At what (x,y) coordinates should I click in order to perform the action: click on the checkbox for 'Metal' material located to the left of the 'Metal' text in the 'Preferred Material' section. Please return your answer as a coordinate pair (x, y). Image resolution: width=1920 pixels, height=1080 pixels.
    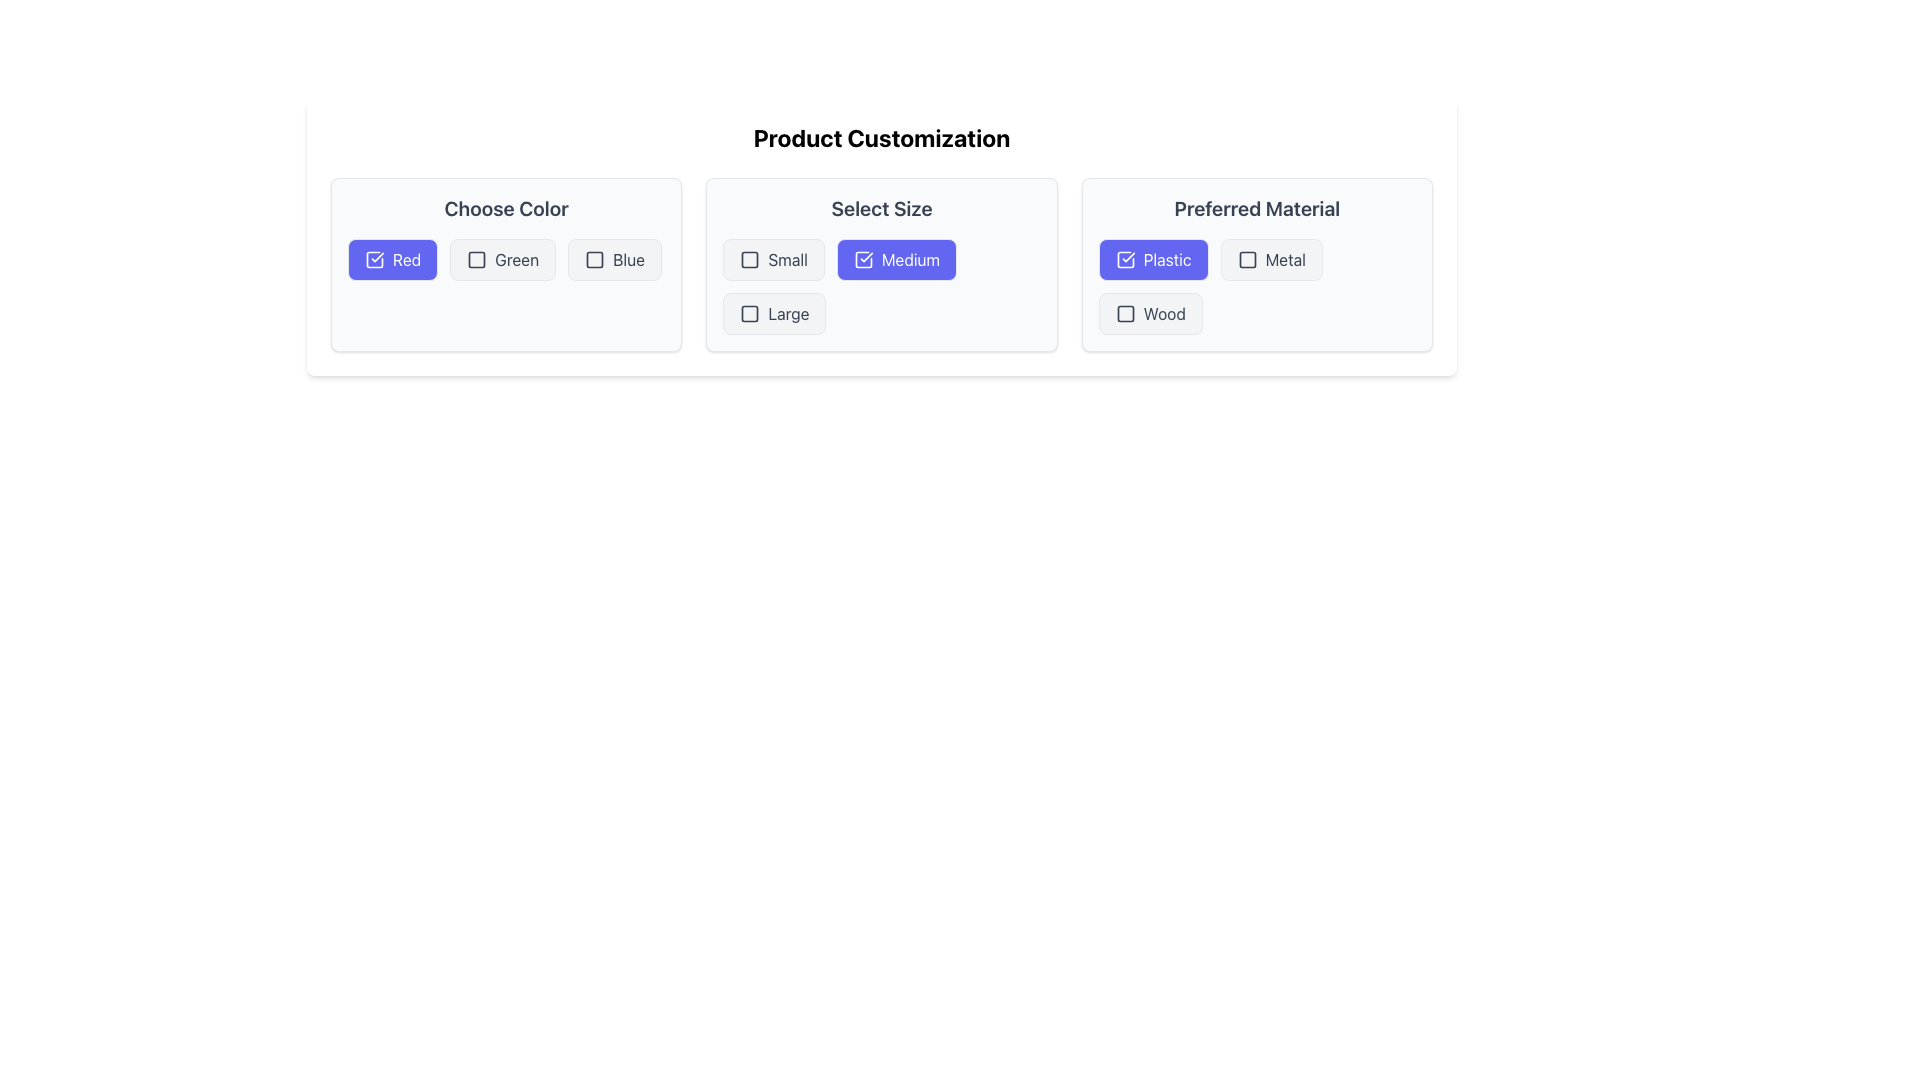
    Looking at the image, I should click on (1246, 258).